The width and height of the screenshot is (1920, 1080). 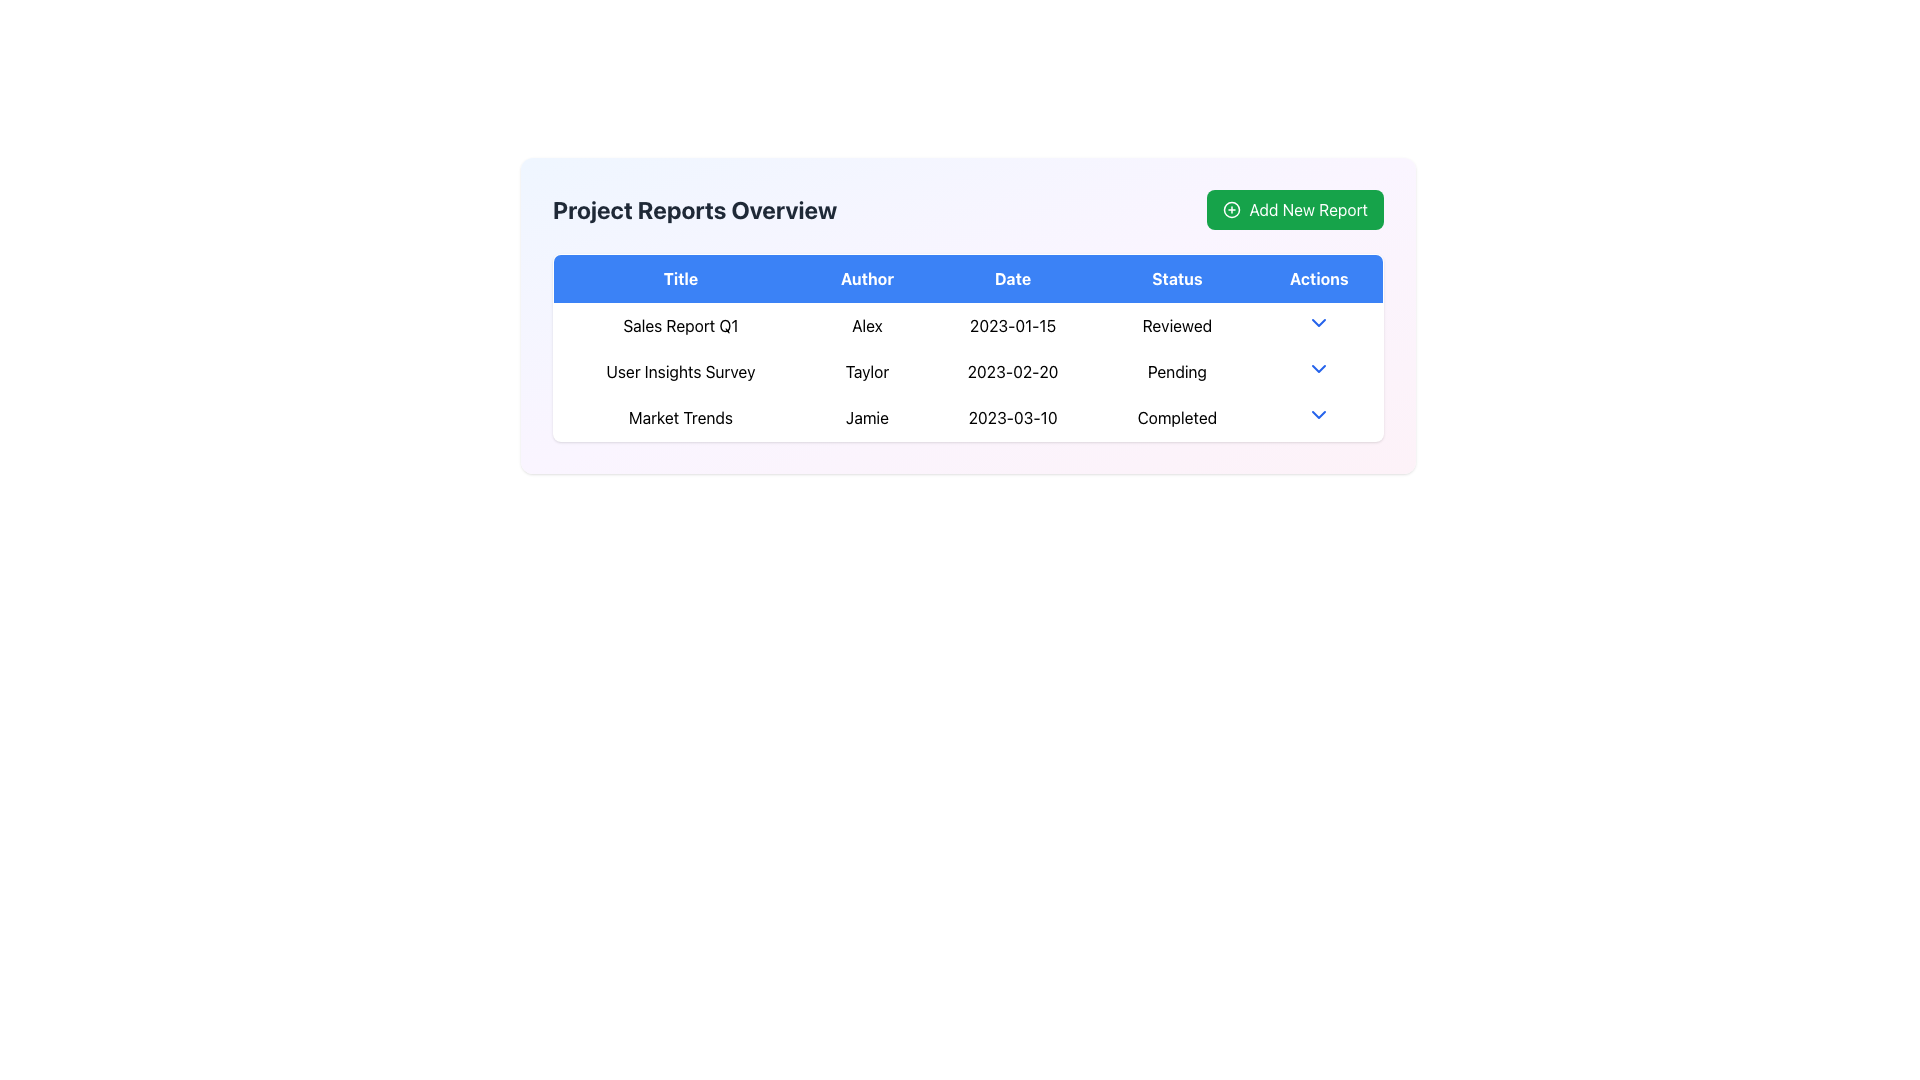 What do you see at coordinates (867, 278) in the screenshot?
I see `the category header label for authors, which is the second element in a row of five within a table-like structure` at bounding box center [867, 278].